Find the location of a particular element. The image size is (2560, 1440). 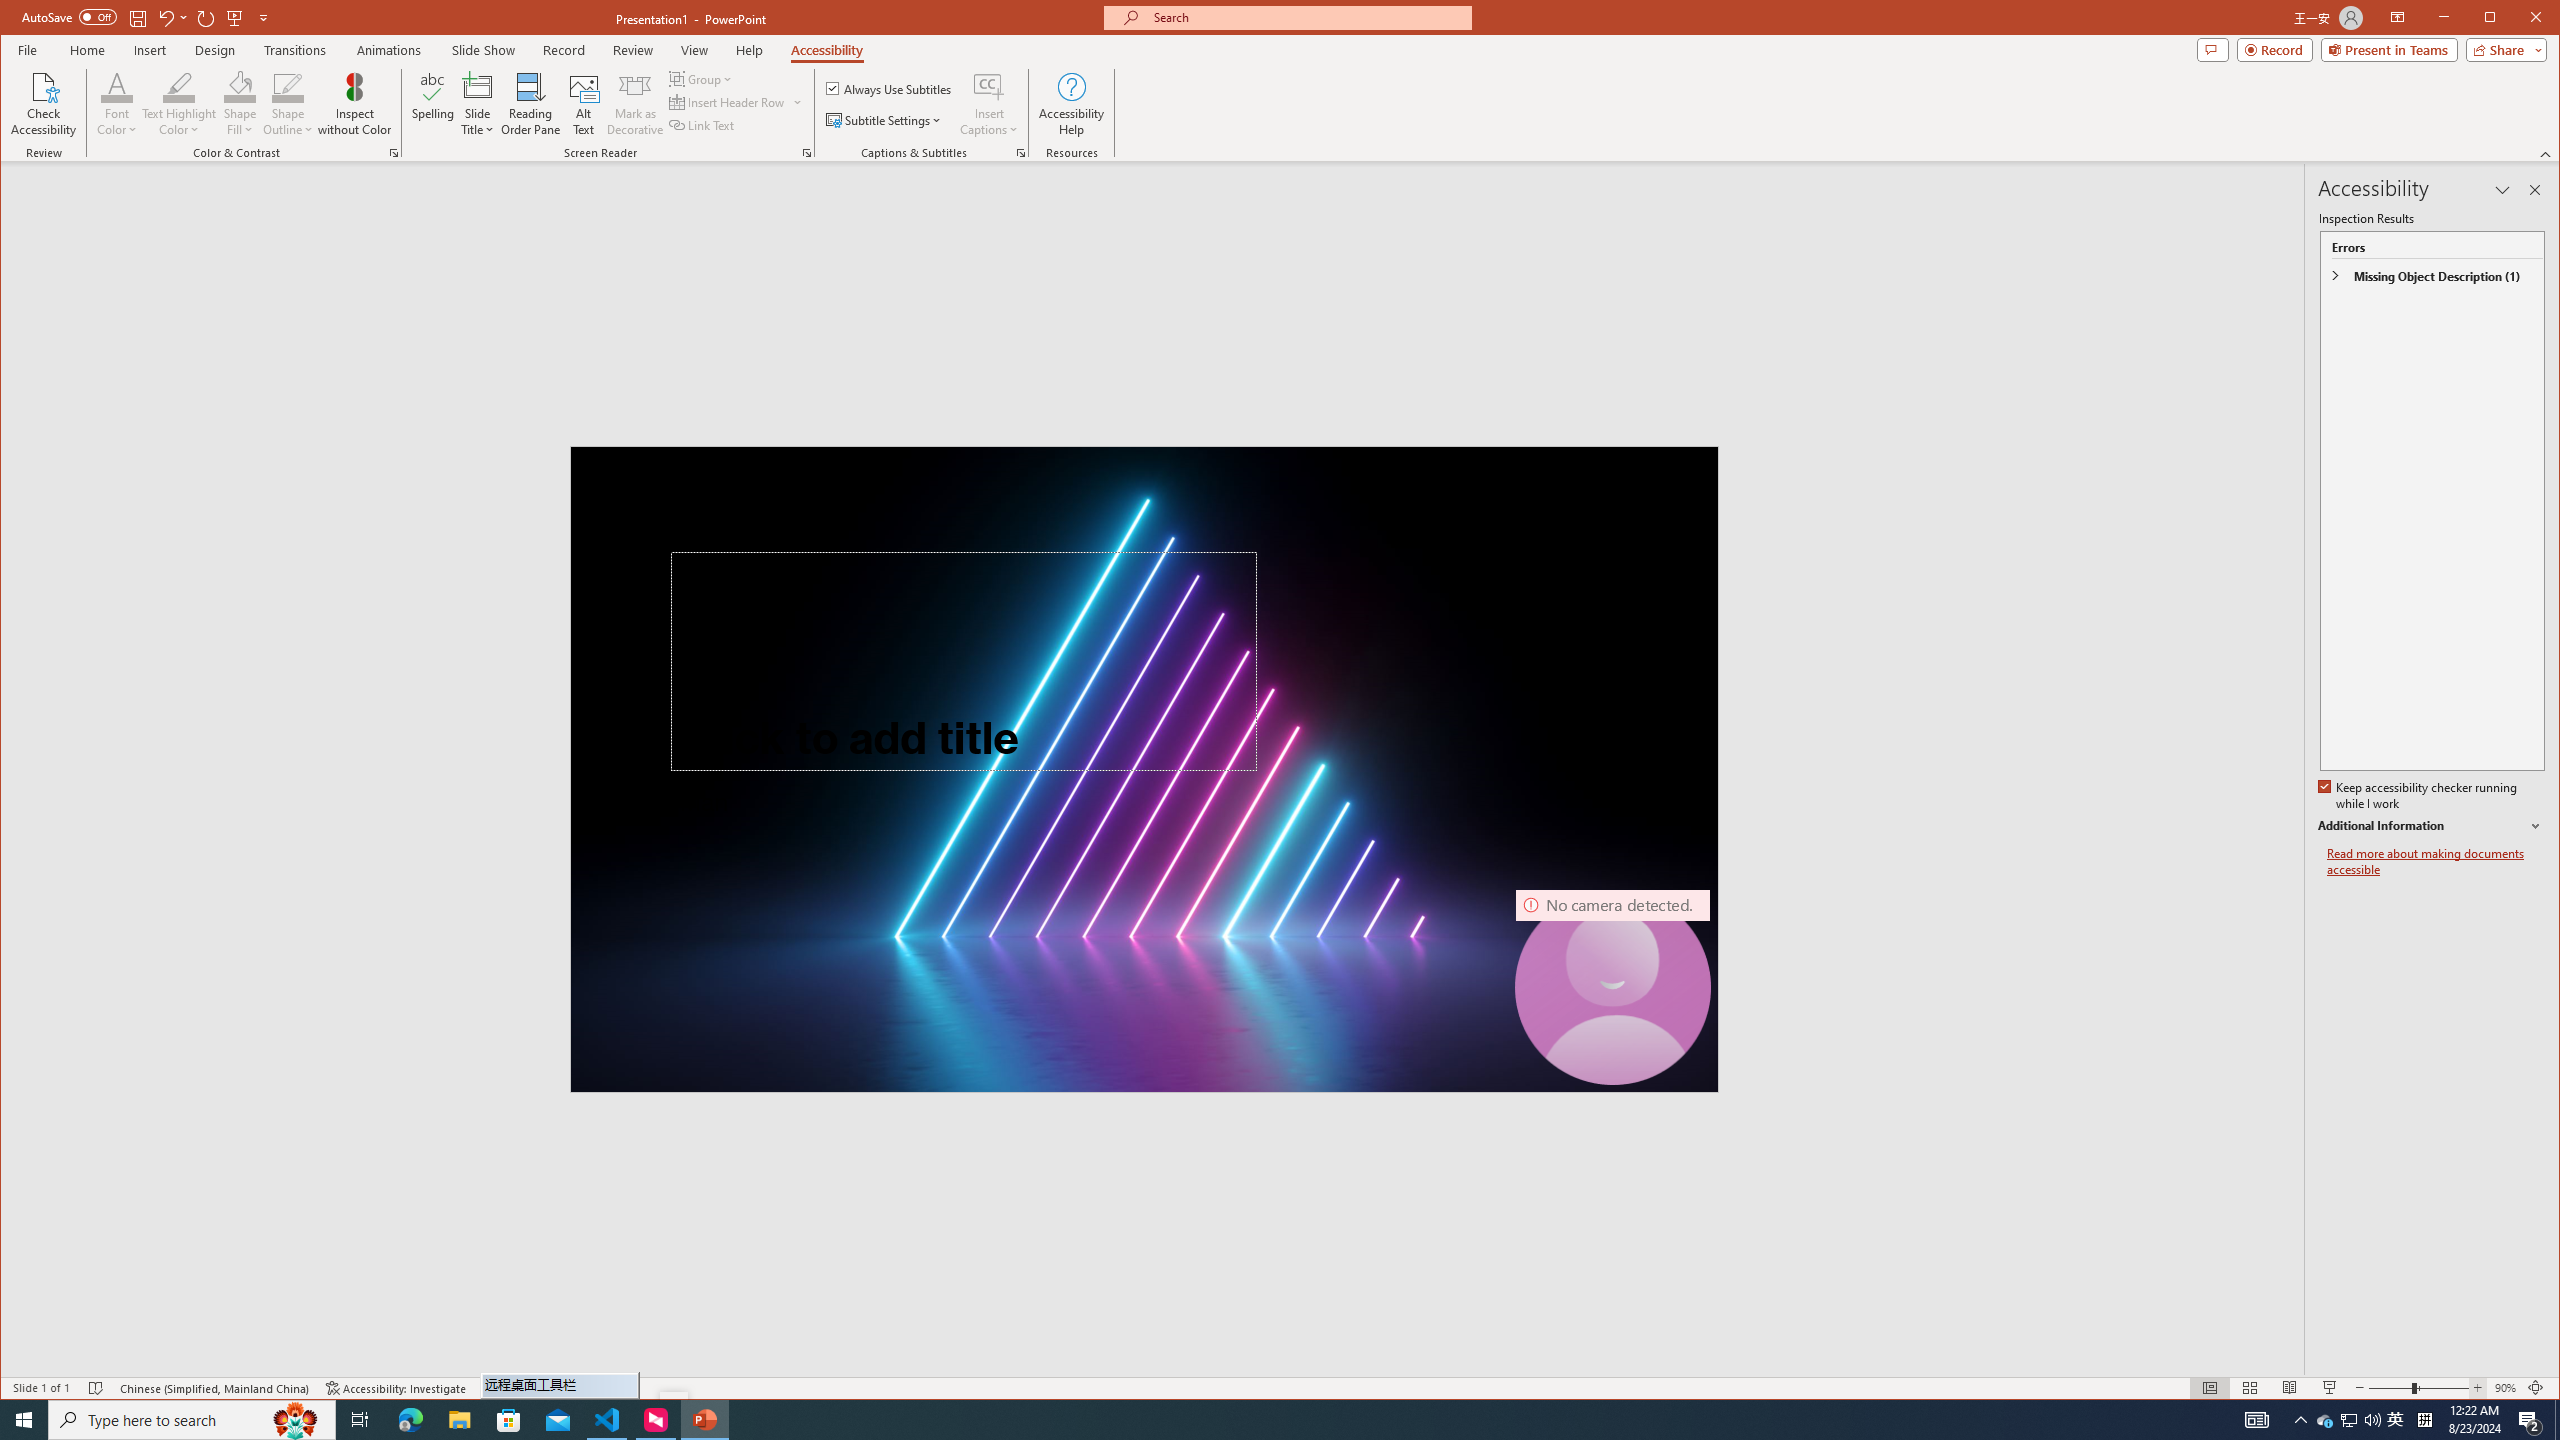

'Camera 7, No camera detected.' is located at coordinates (1611, 987).